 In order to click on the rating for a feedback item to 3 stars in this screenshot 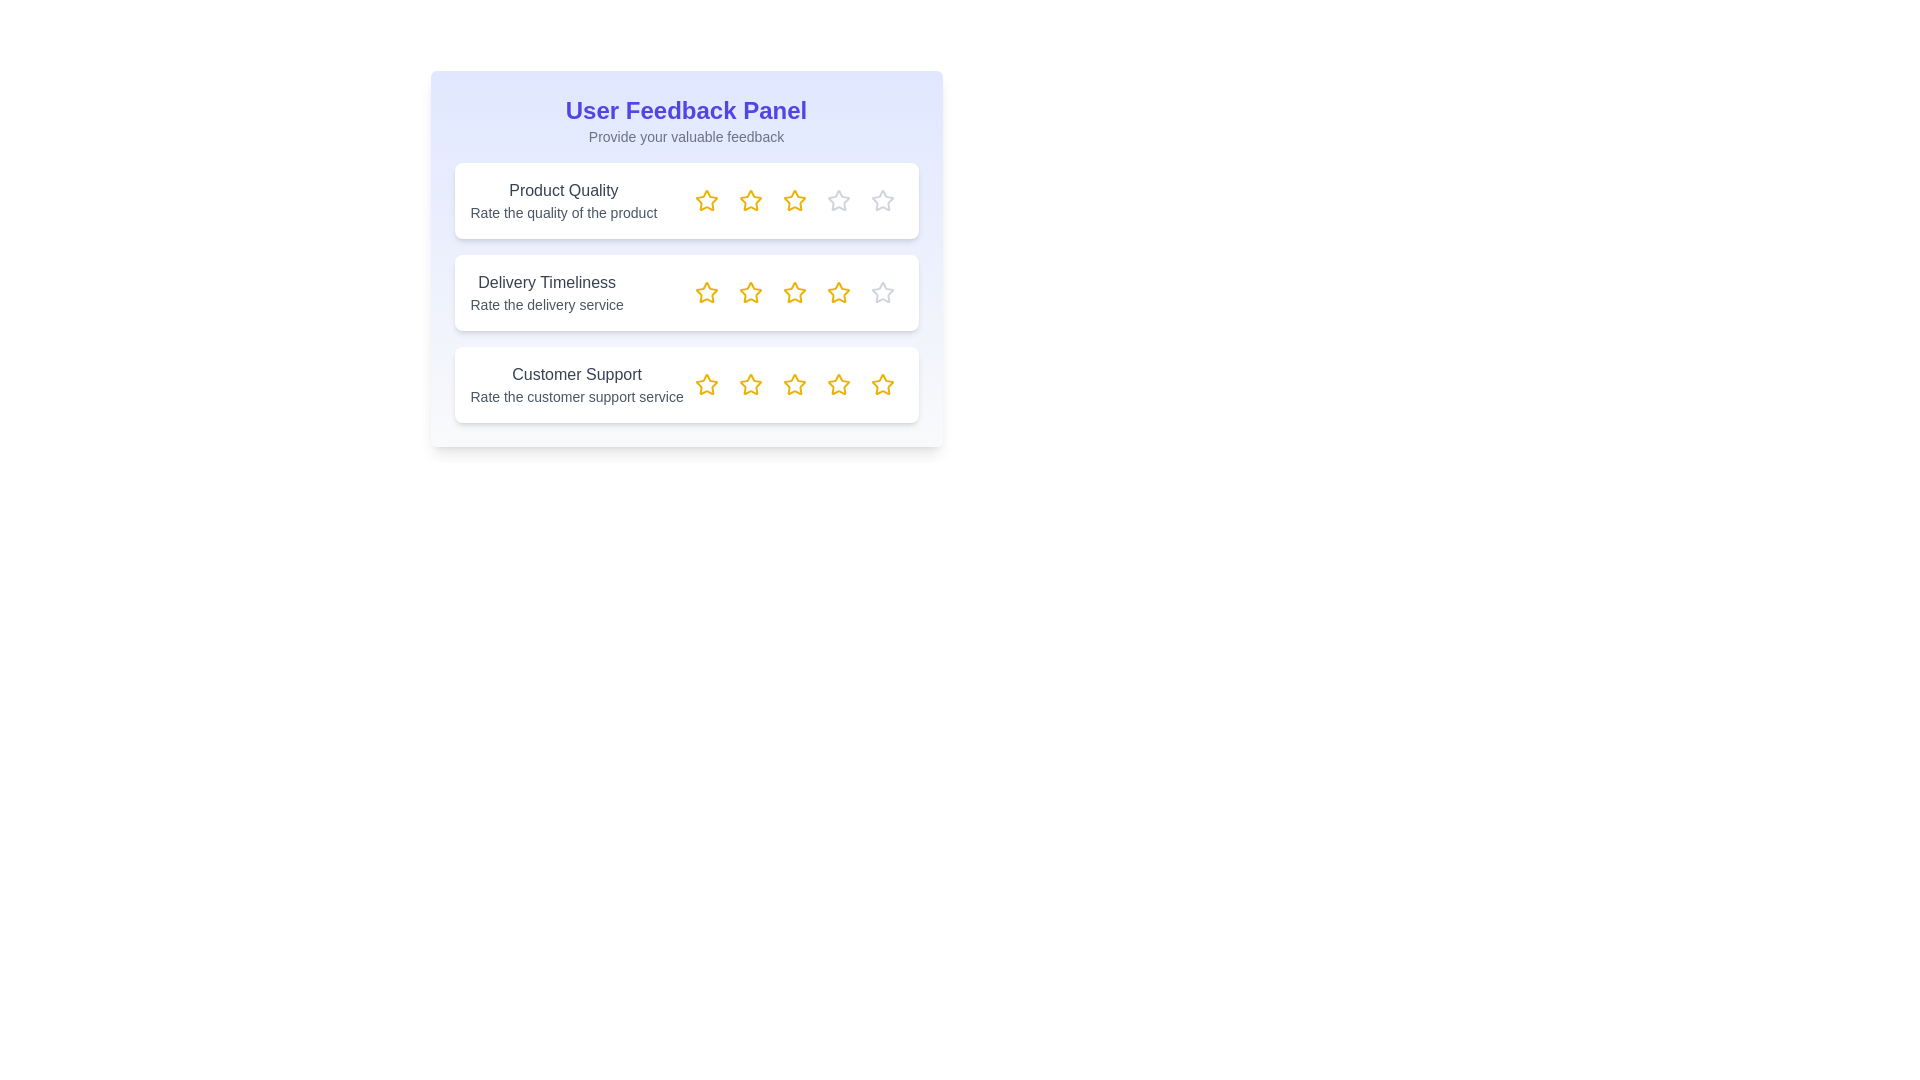, I will do `click(793, 200)`.